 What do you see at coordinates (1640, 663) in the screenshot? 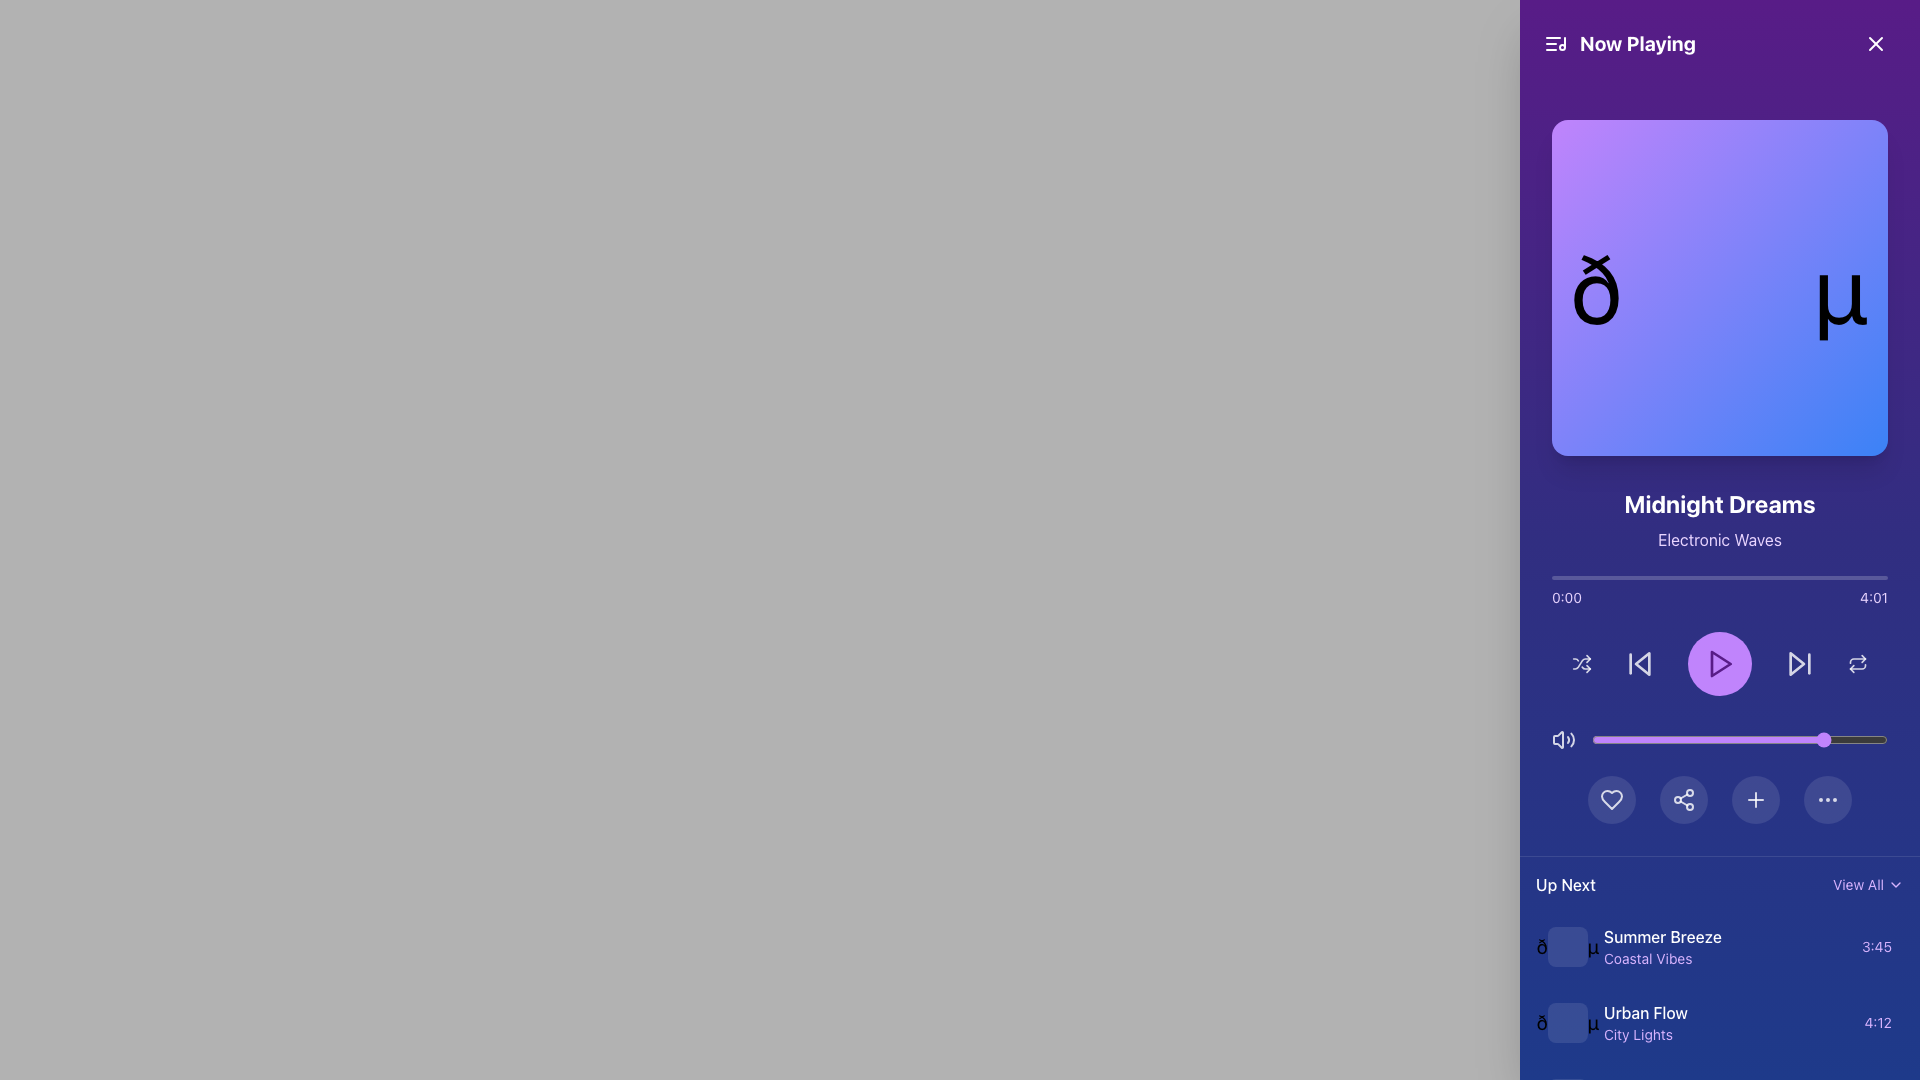
I see `the previous track button, which is the second icon from the left in the media control section below the media title` at bounding box center [1640, 663].